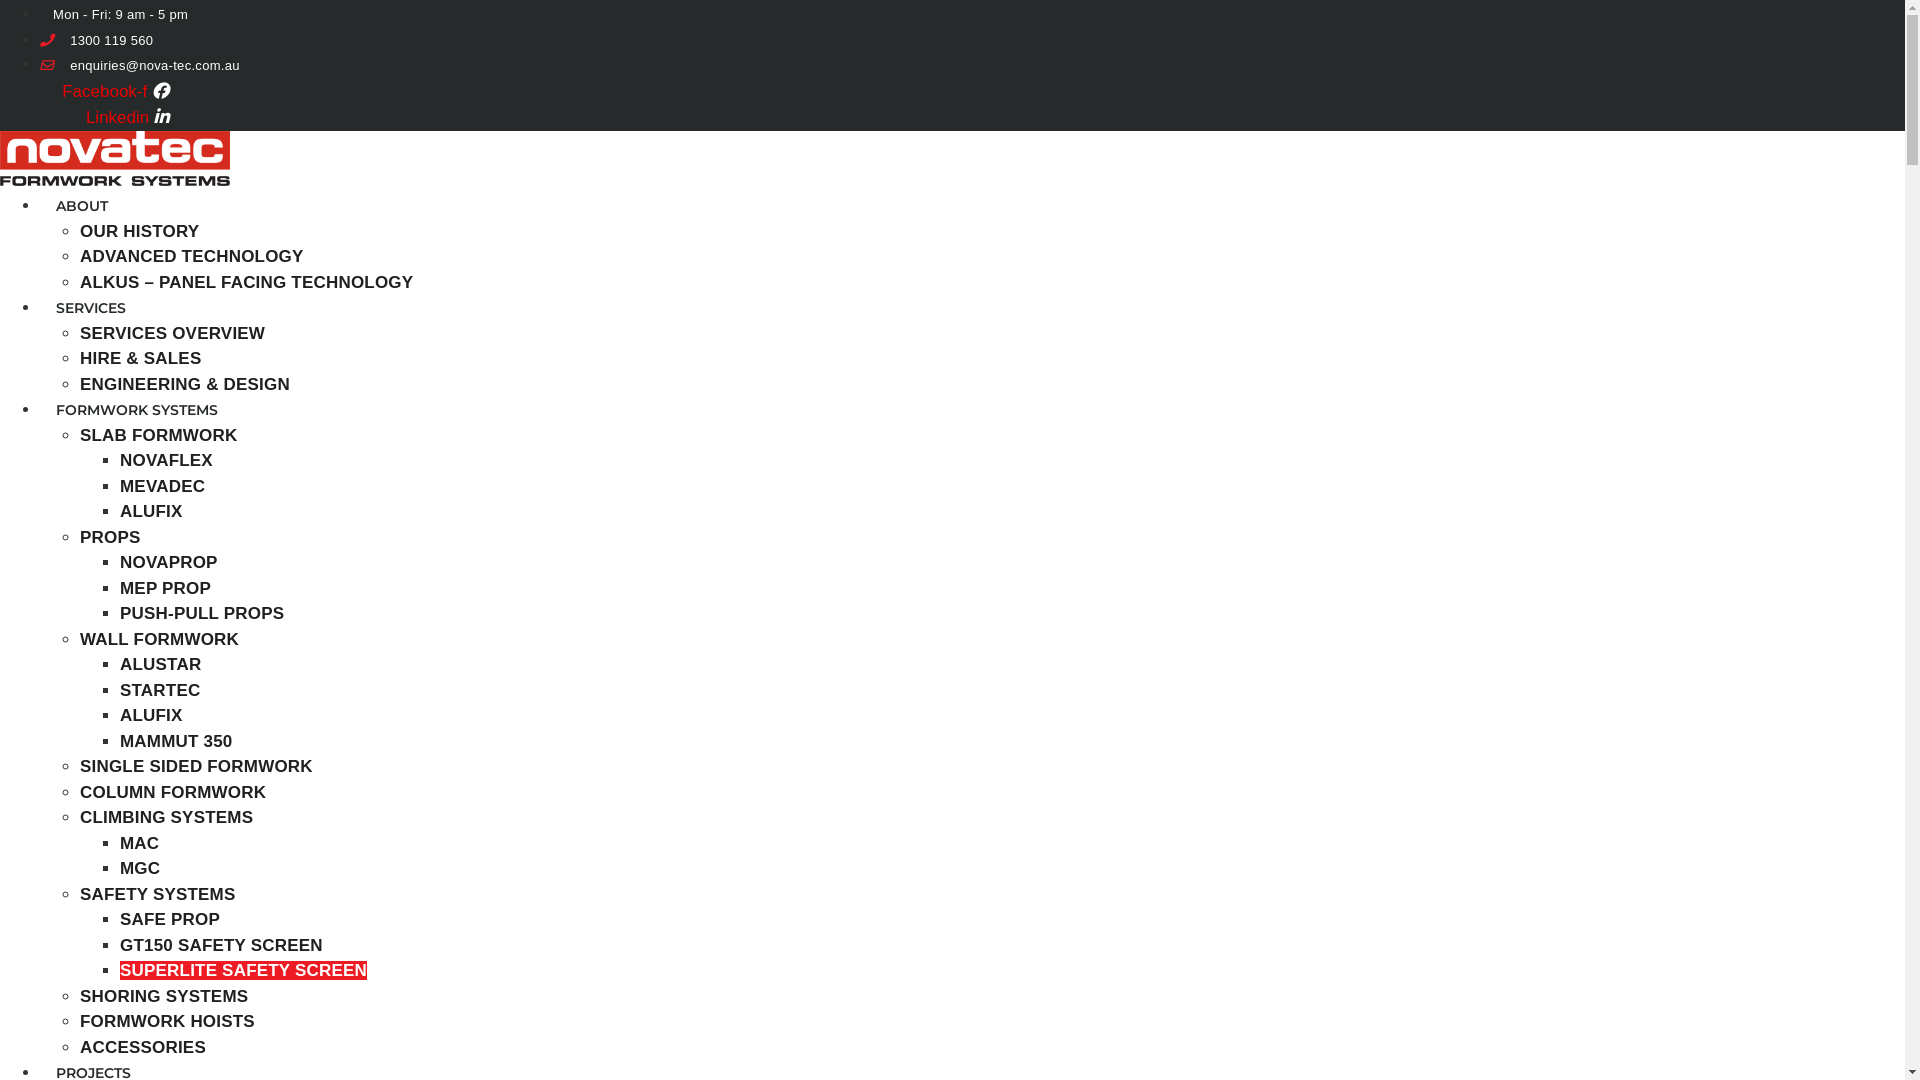 The image size is (1920, 1080). What do you see at coordinates (90, 308) in the screenshot?
I see `'SERVICES'` at bounding box center [90, 308].